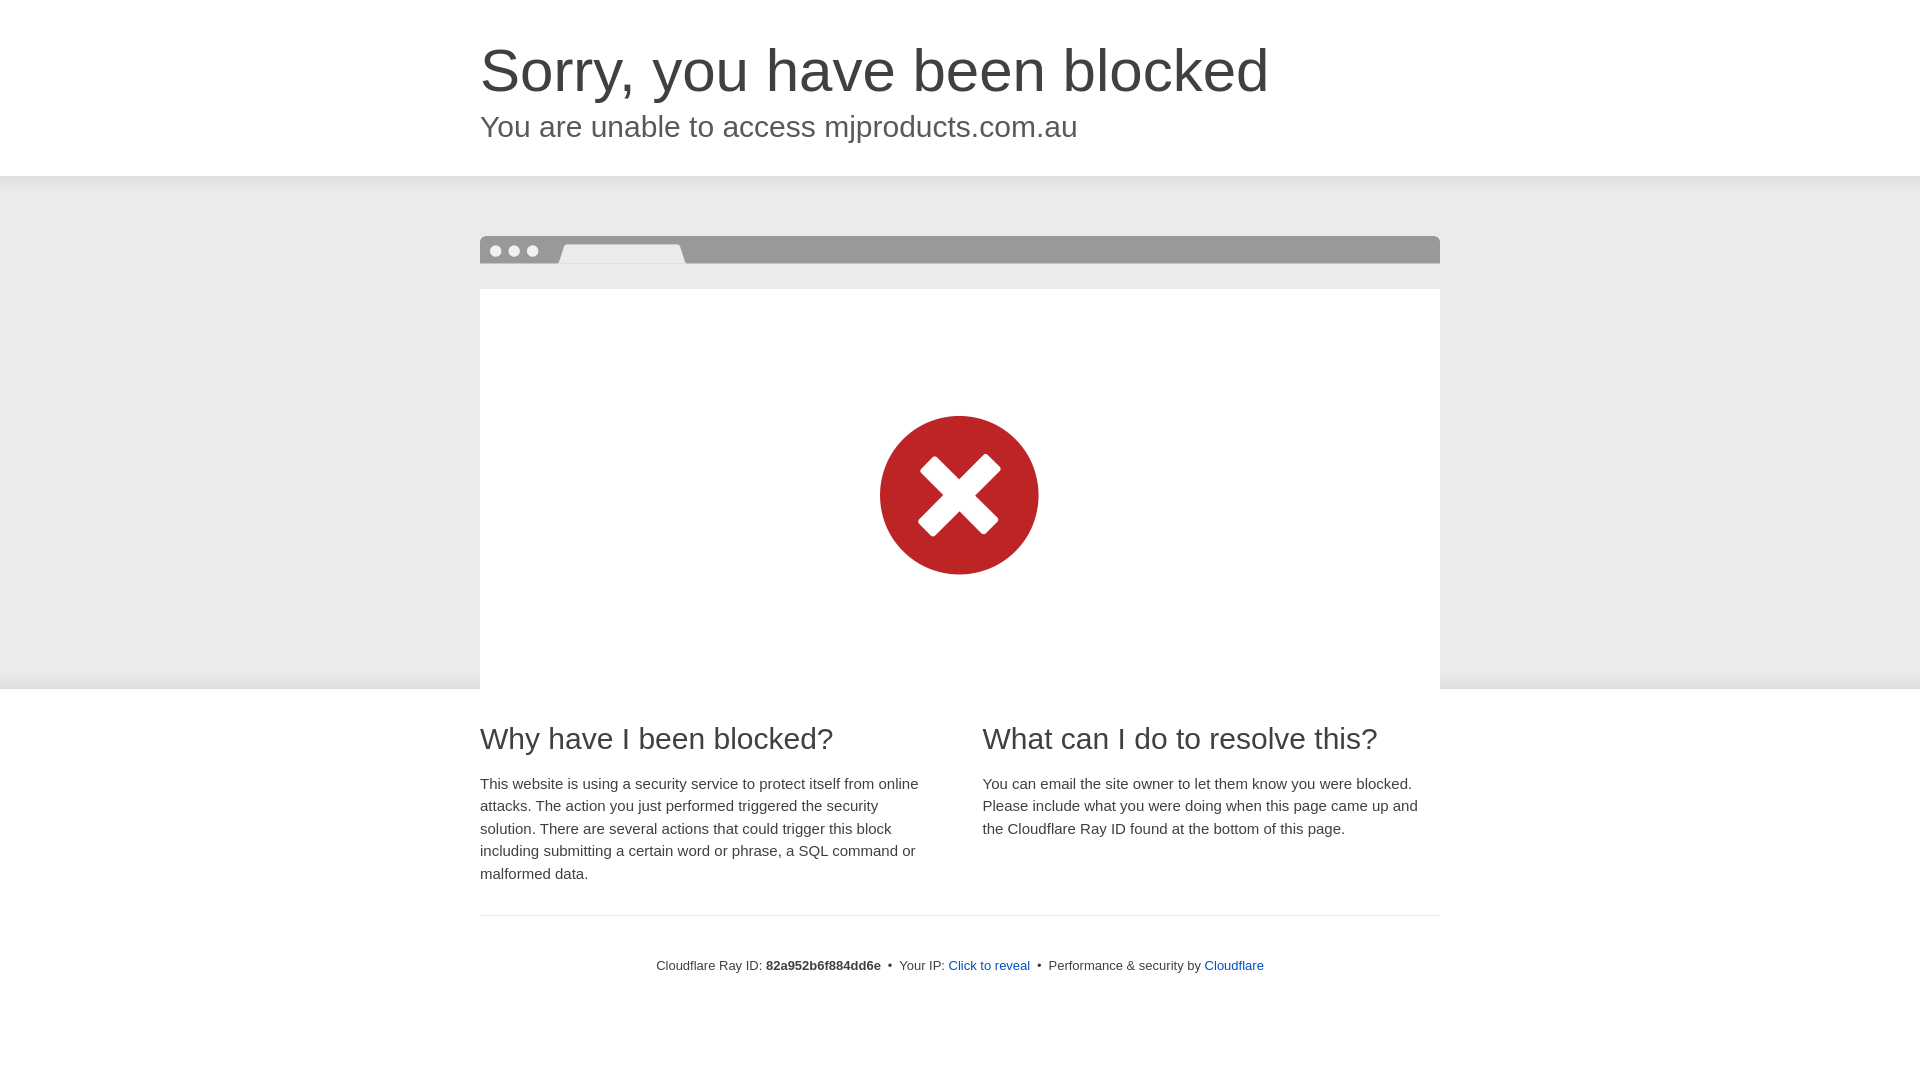 The image size is (1920, 1080). Describe the element at coordinates (989, 964) in the screenshot. I see `'Click to reveal'` at that location.